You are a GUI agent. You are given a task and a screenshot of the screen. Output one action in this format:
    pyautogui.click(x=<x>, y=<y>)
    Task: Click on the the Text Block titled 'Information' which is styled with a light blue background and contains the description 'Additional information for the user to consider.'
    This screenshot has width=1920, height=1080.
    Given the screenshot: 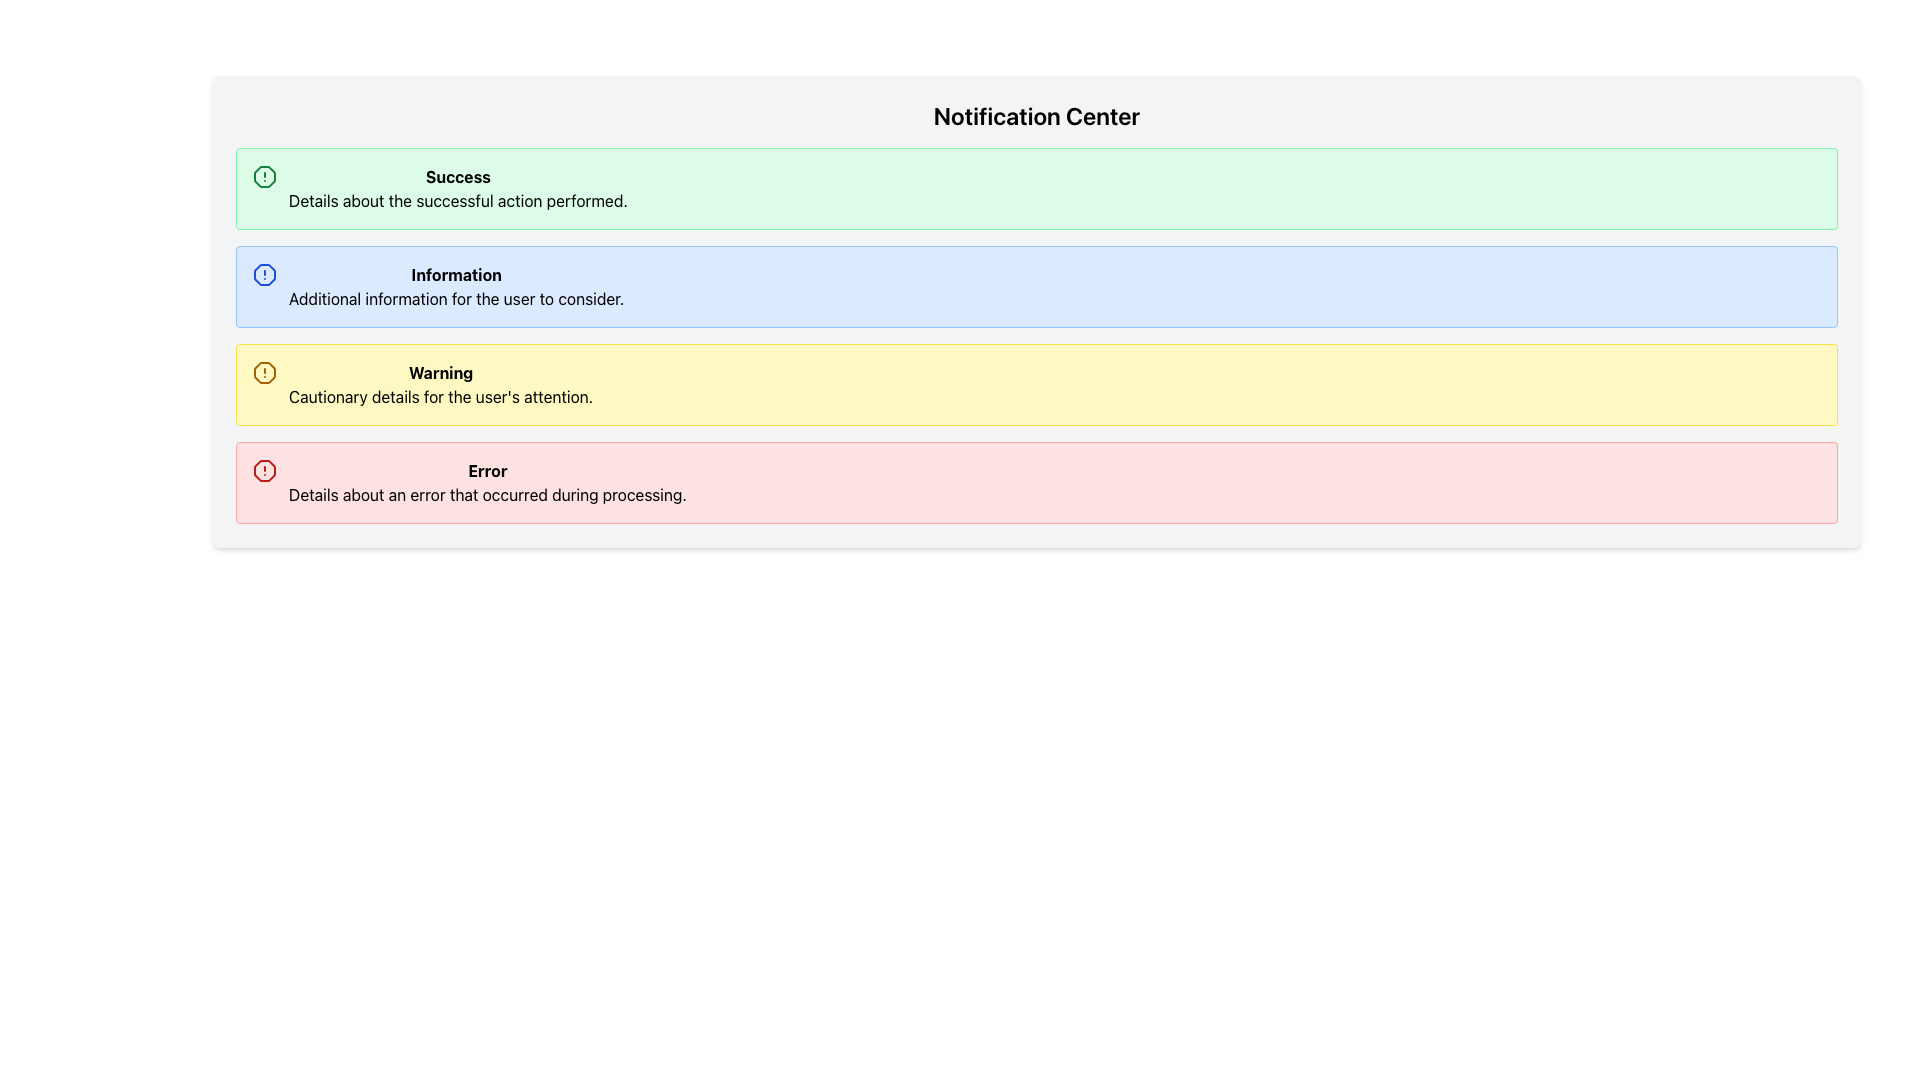 What is the action you would take?
    pyautogui.click(x=455, y=286)
    